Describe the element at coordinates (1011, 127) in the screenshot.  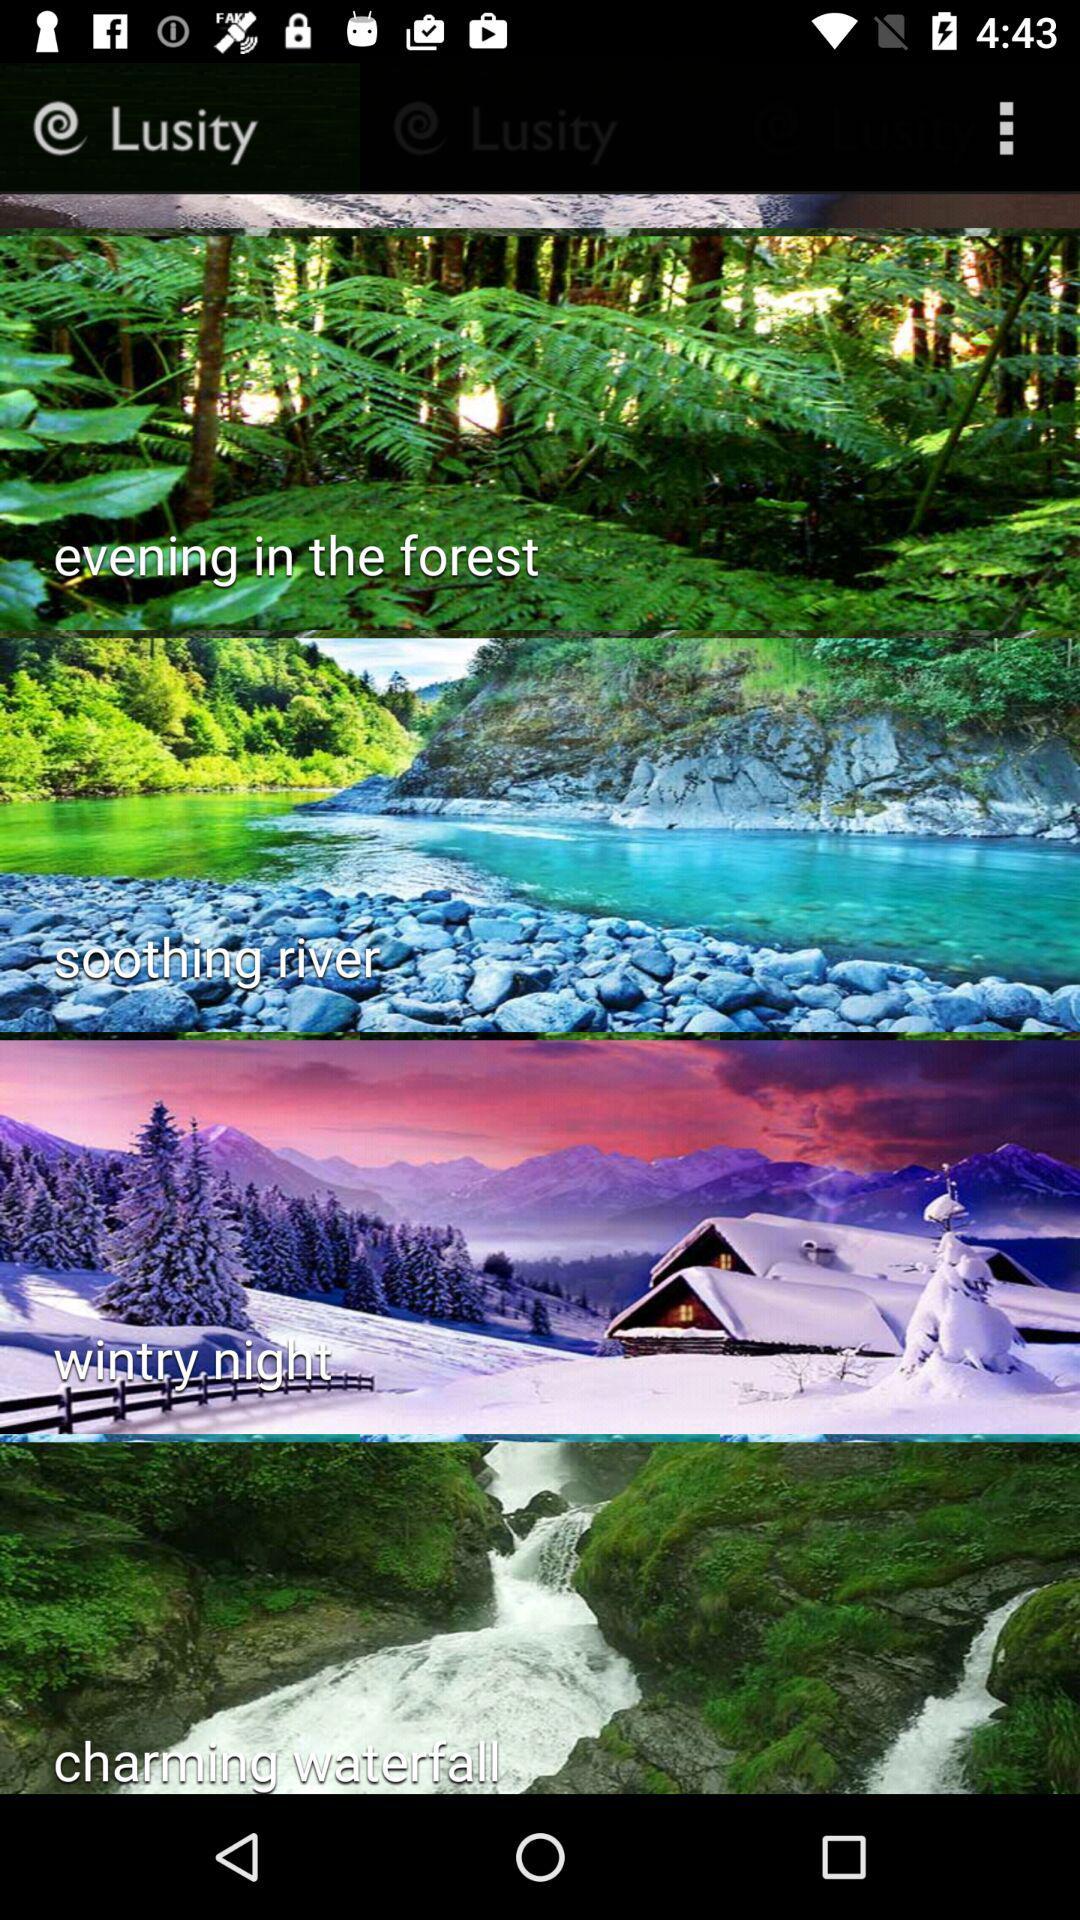
I see `the icon at the top right corner` at that location.